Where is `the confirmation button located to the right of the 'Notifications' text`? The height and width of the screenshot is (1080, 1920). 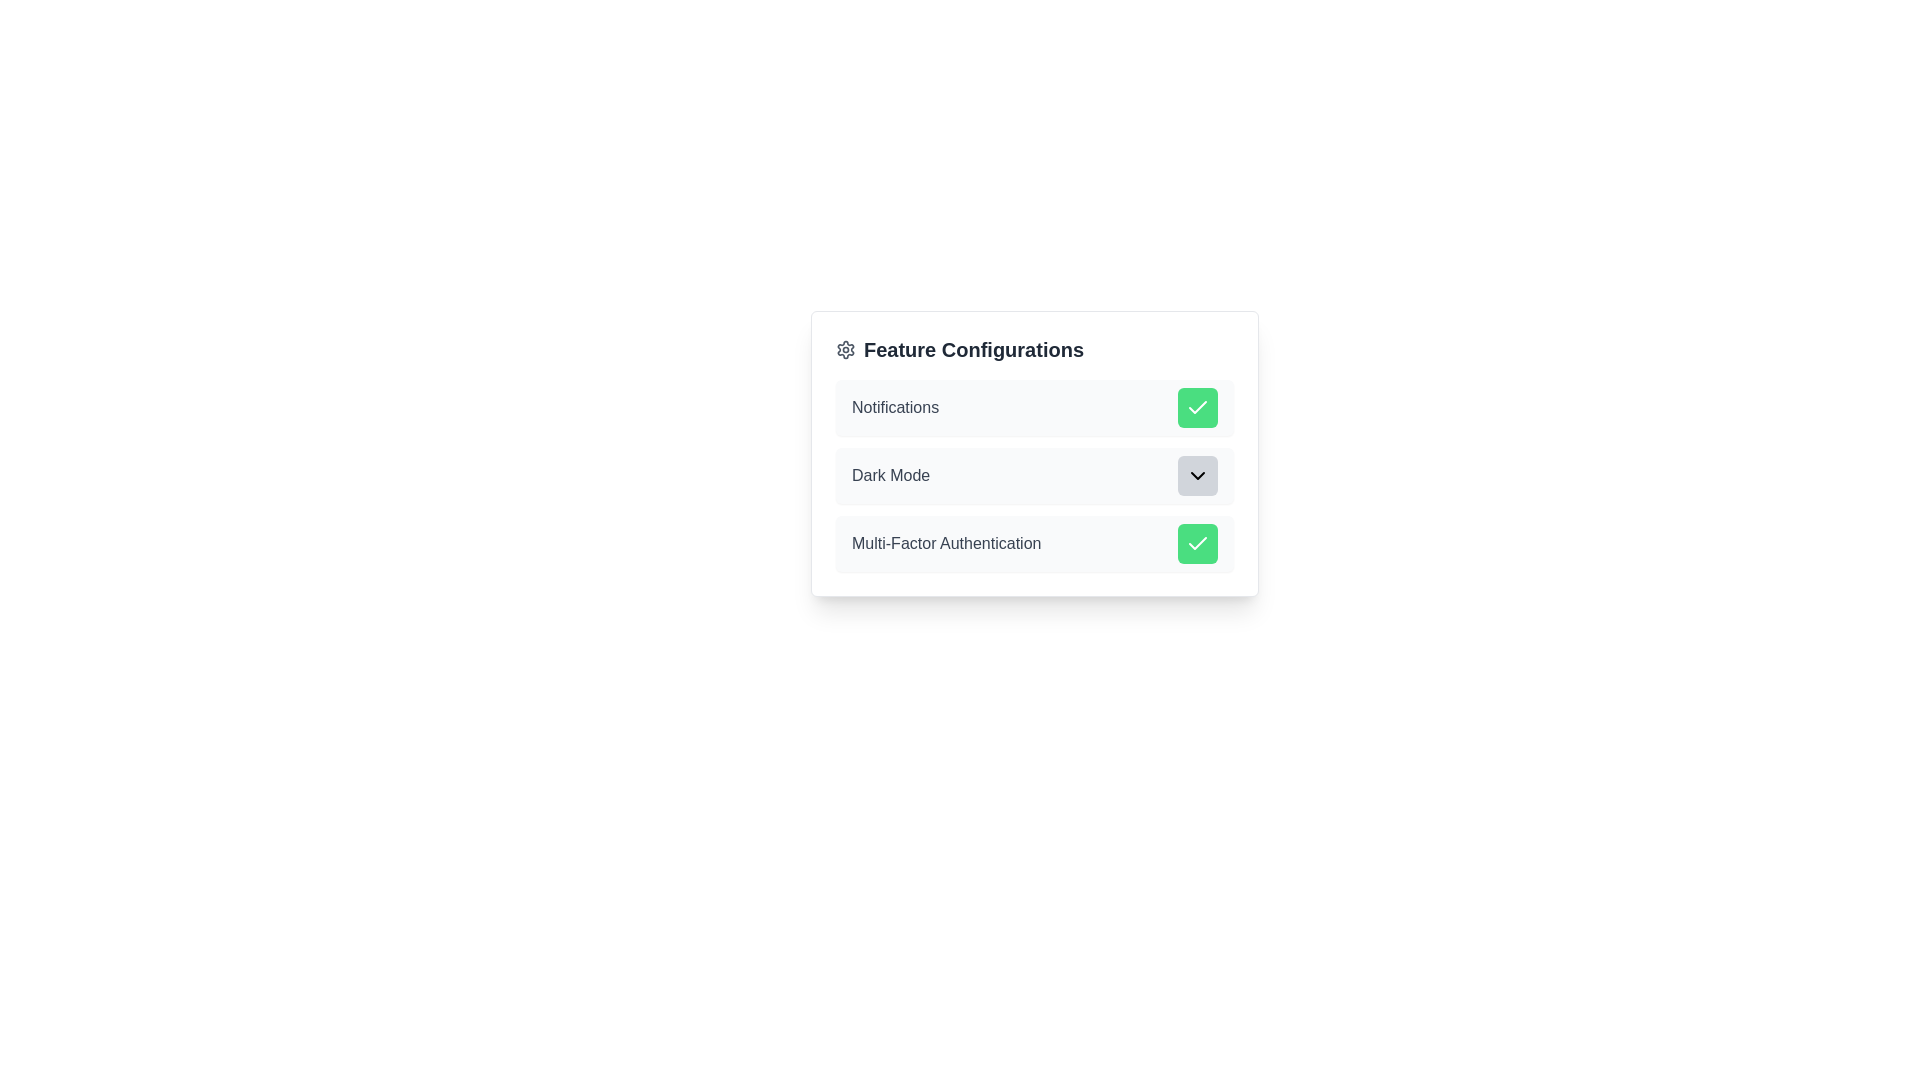 the confirmation button located to the right of the 'Notifications' text is located at coordinates (1198, 407).